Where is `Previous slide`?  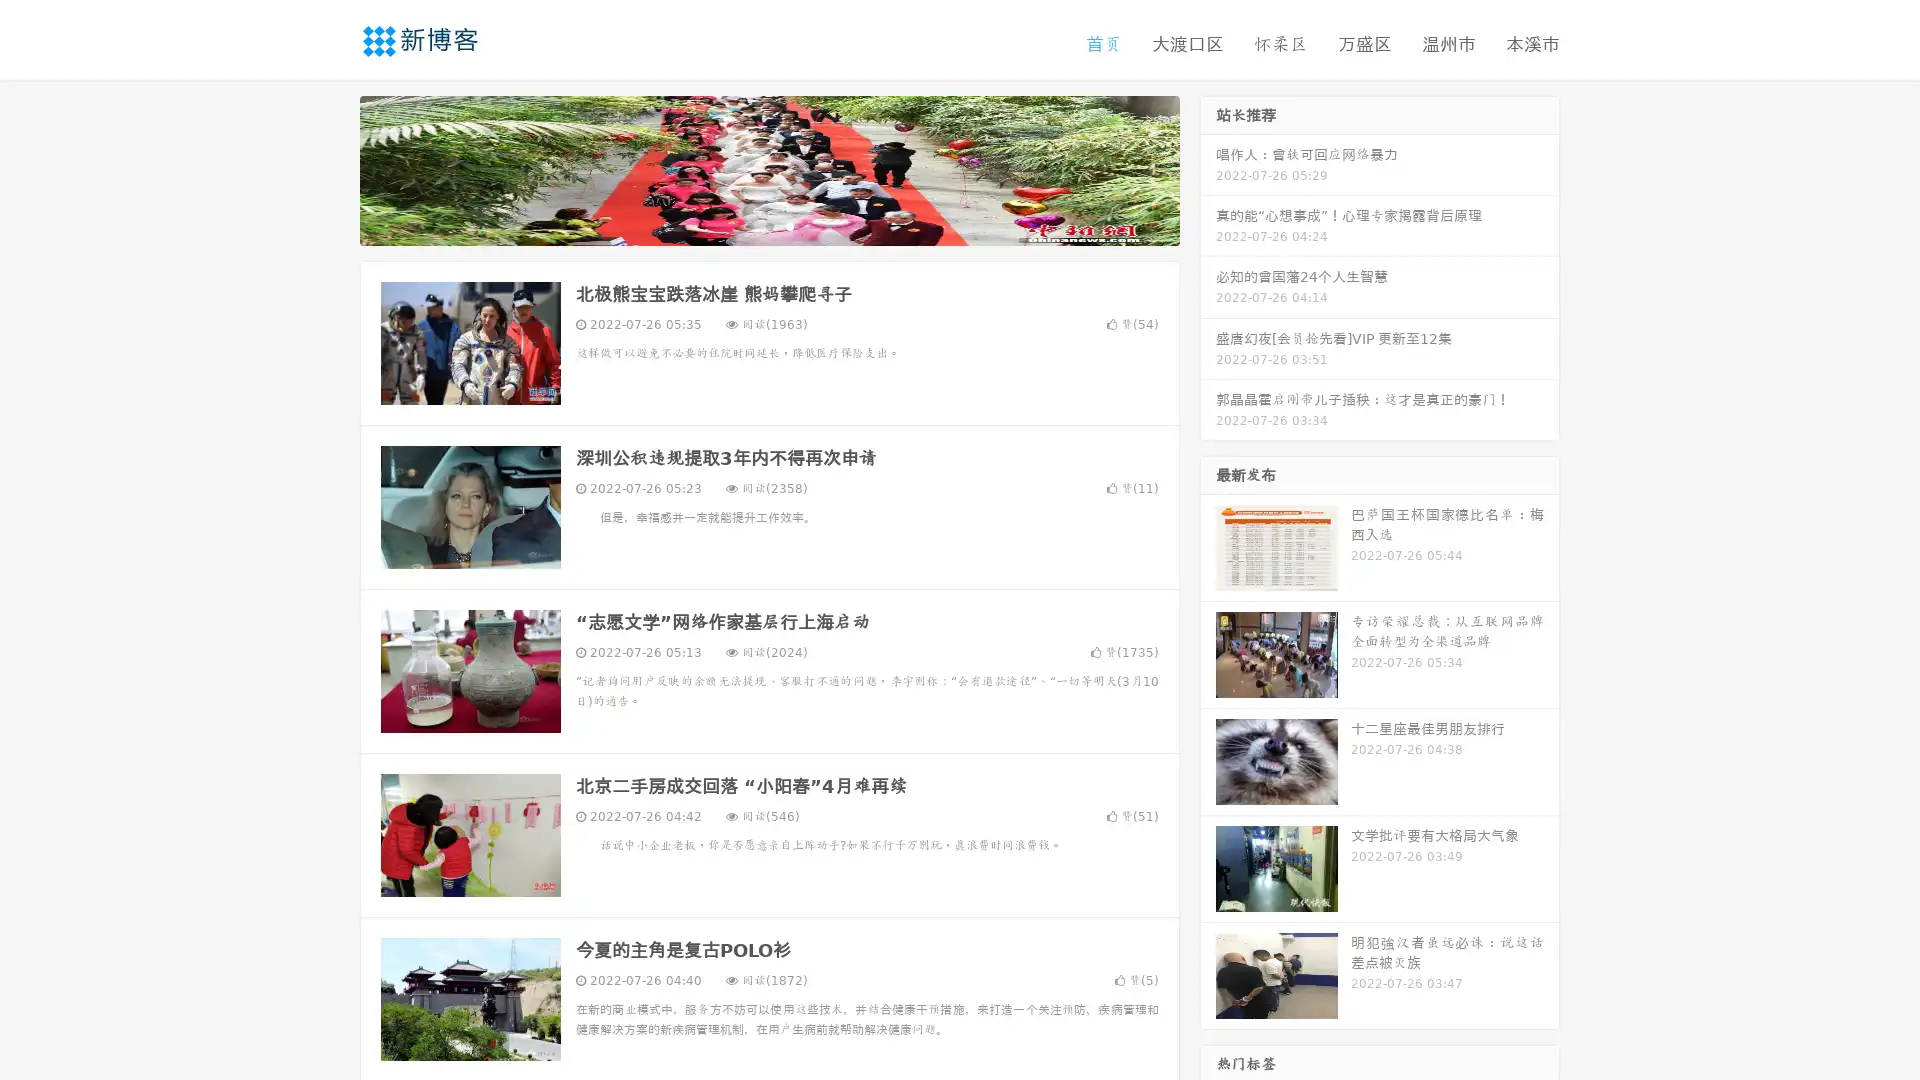 Previous slide is located at coordinates (330, 168).